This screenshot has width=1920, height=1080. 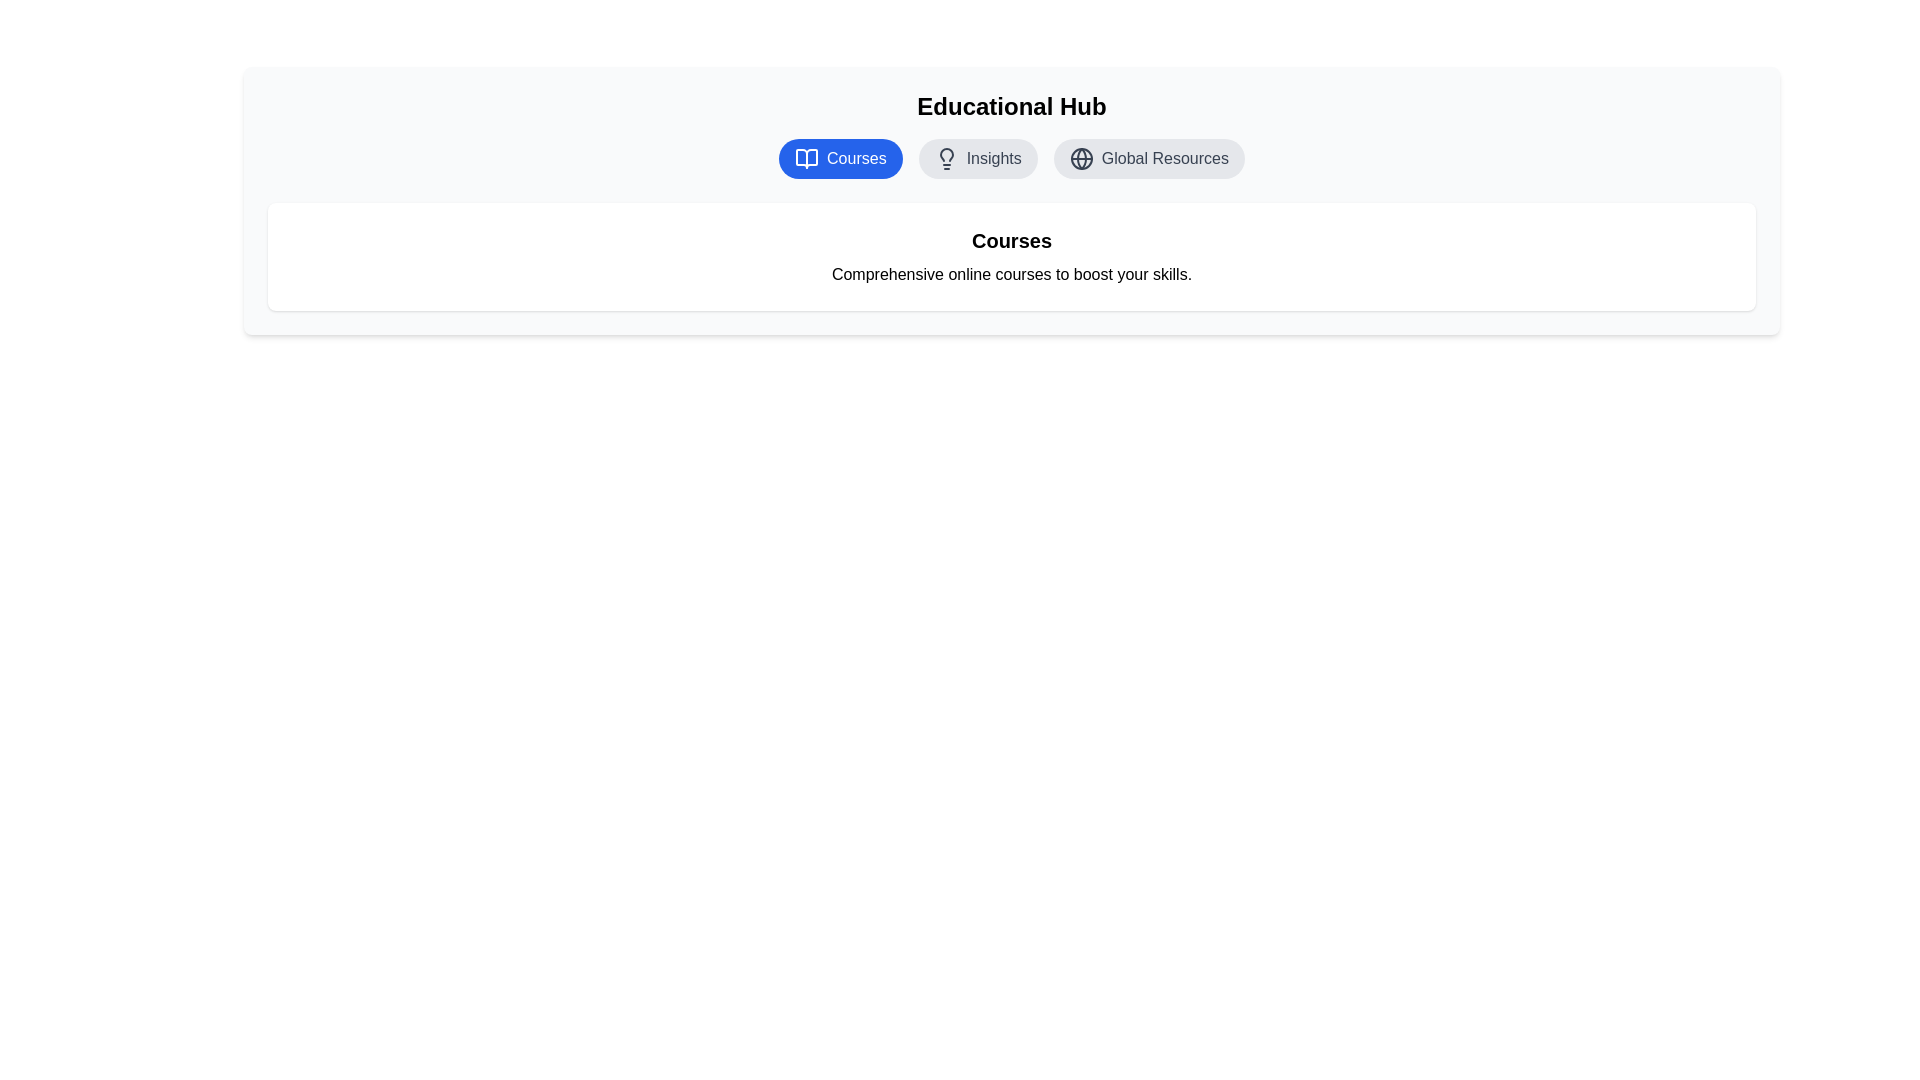 What do you see at coordinates (978, 157) in the screenshot?
I see `the 'Insights' tab to activate its content` at bounding box center [978, 157].